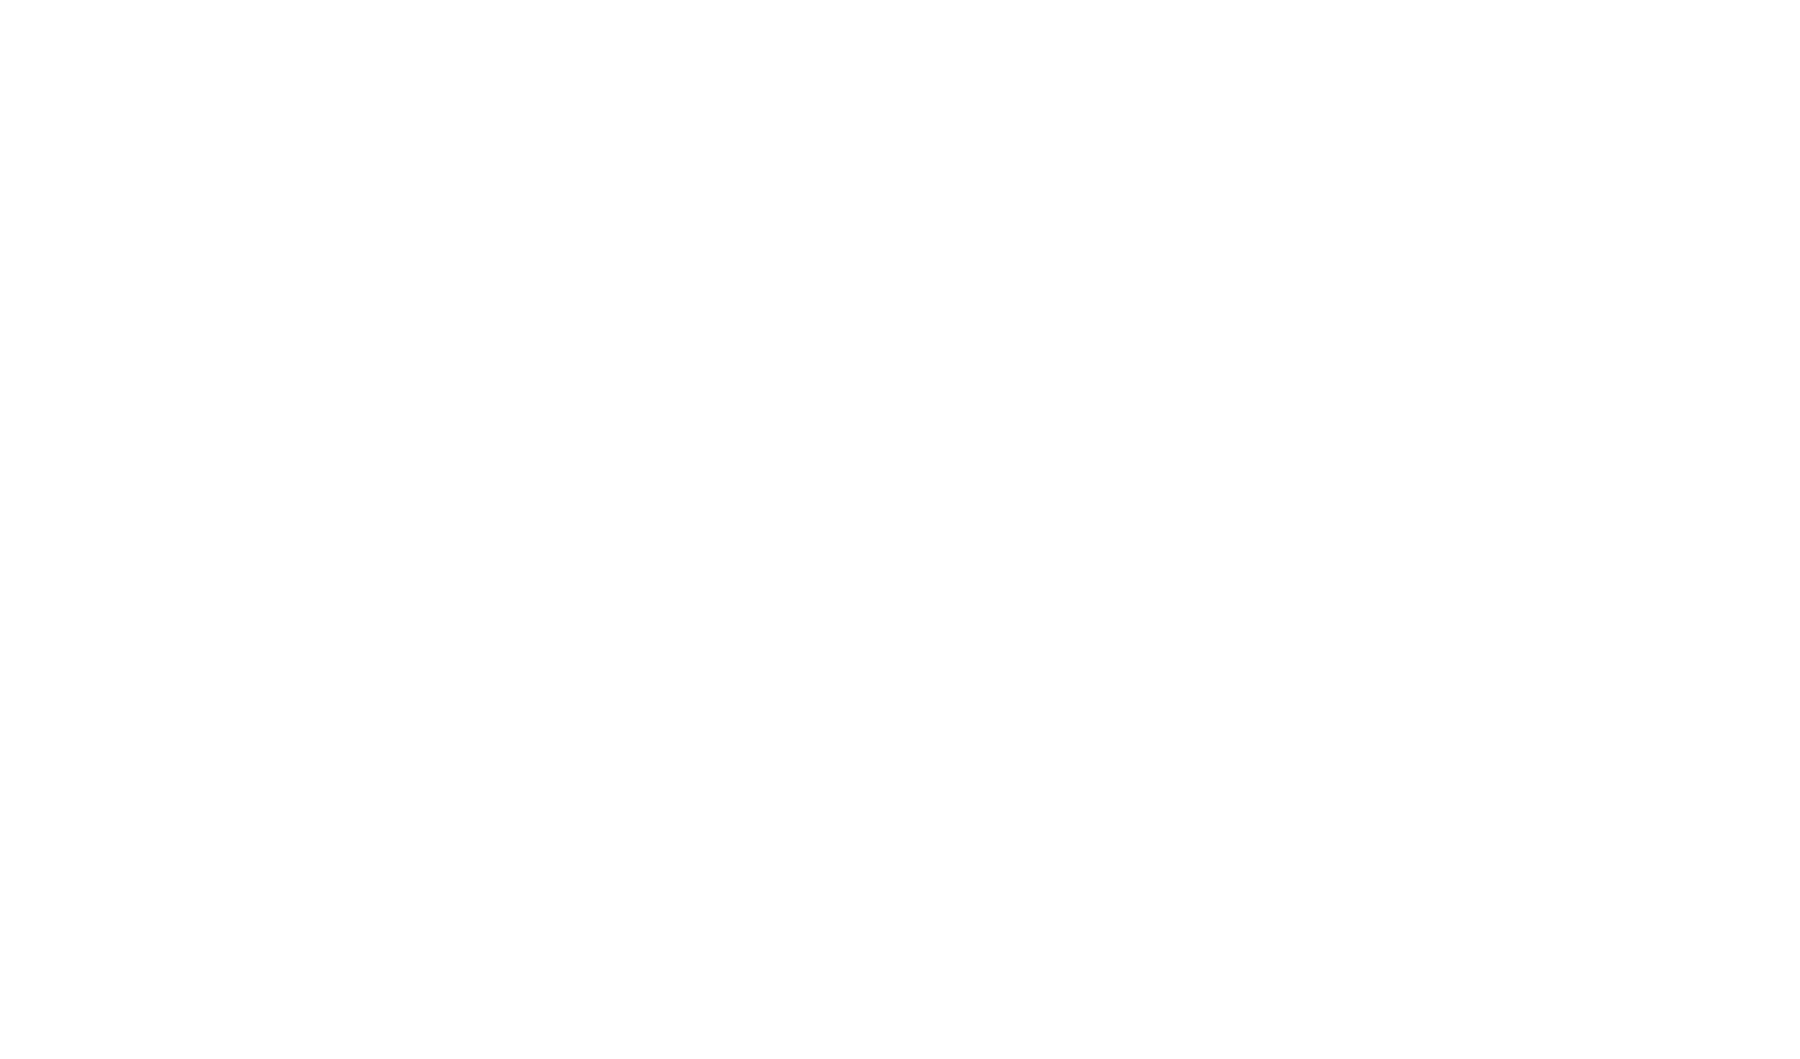 This screenshot has height=1059, width=1800. What do you see at coordinates (675, 681) in the screenshot?
I see `'Travel'` at bounding box center [675, 681].